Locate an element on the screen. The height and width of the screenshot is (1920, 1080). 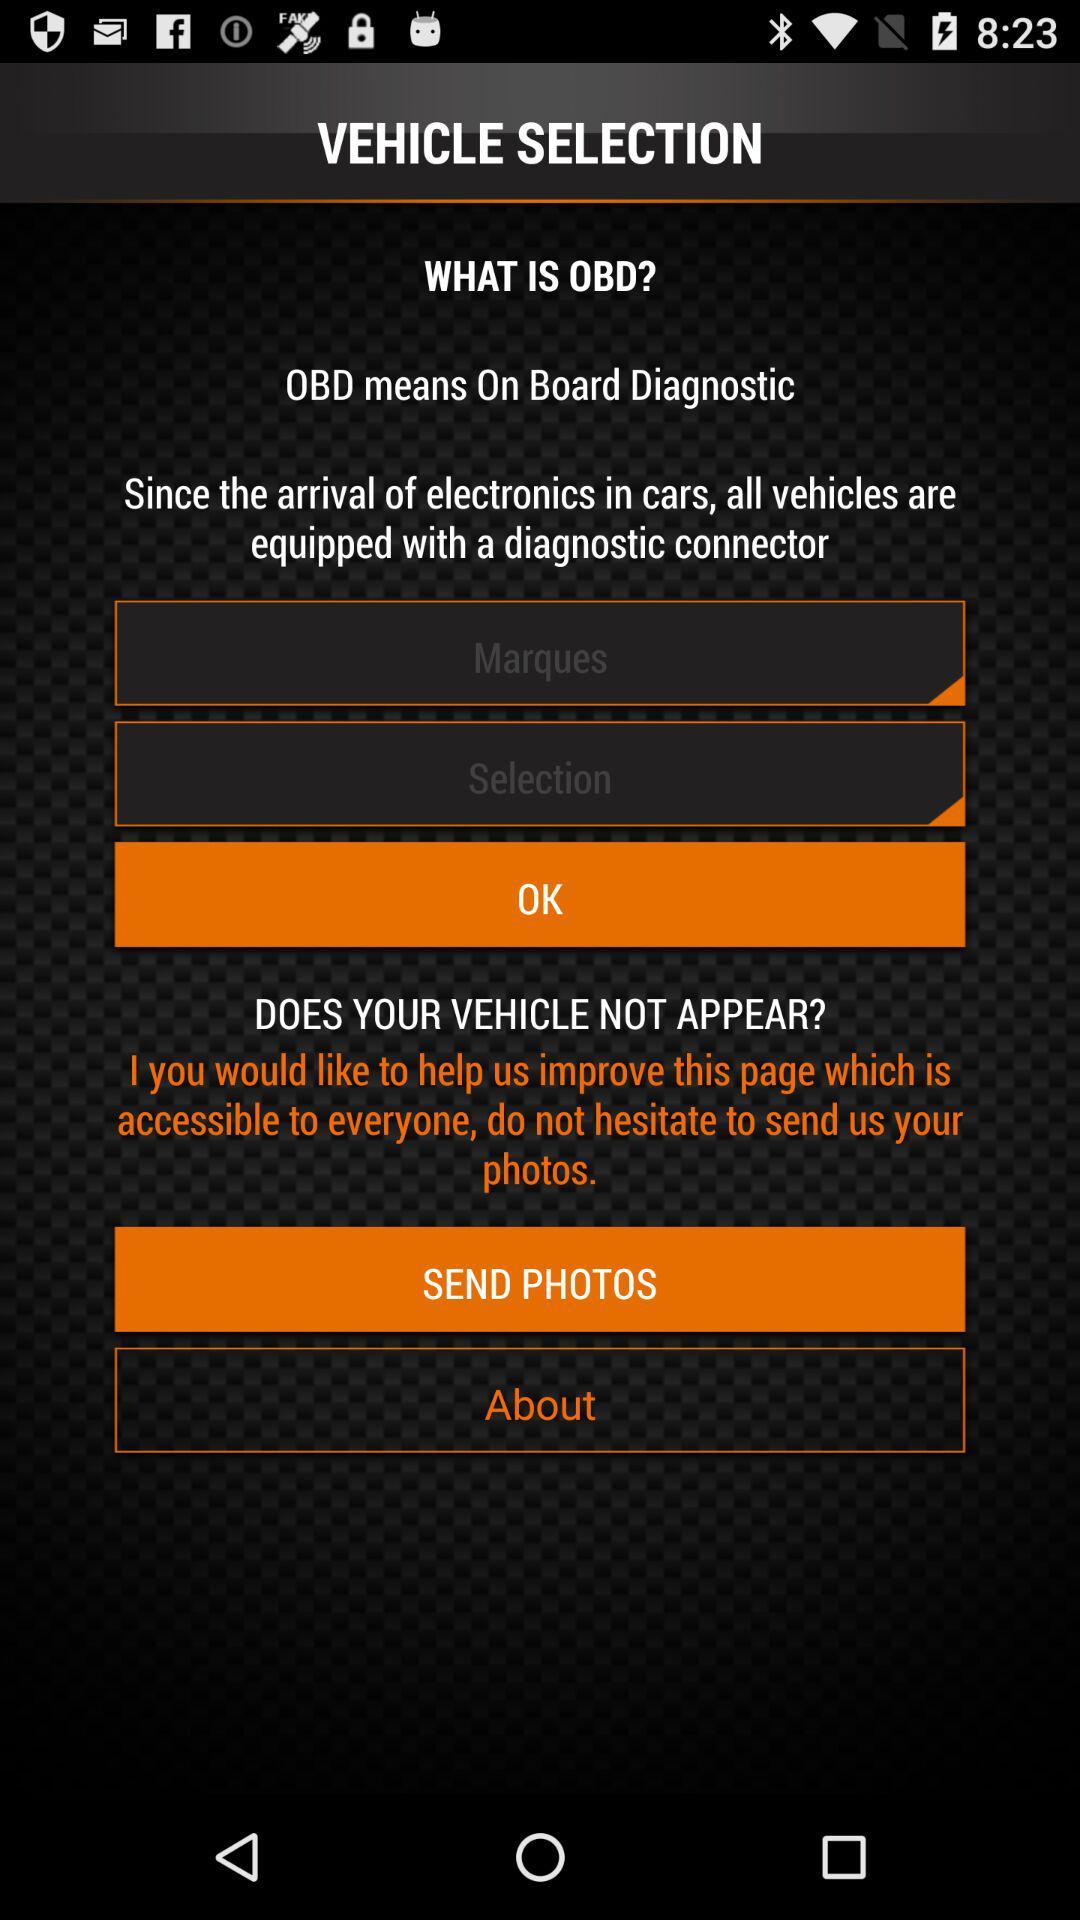
the icon below send photos item is located at coordinates (540, 1402).